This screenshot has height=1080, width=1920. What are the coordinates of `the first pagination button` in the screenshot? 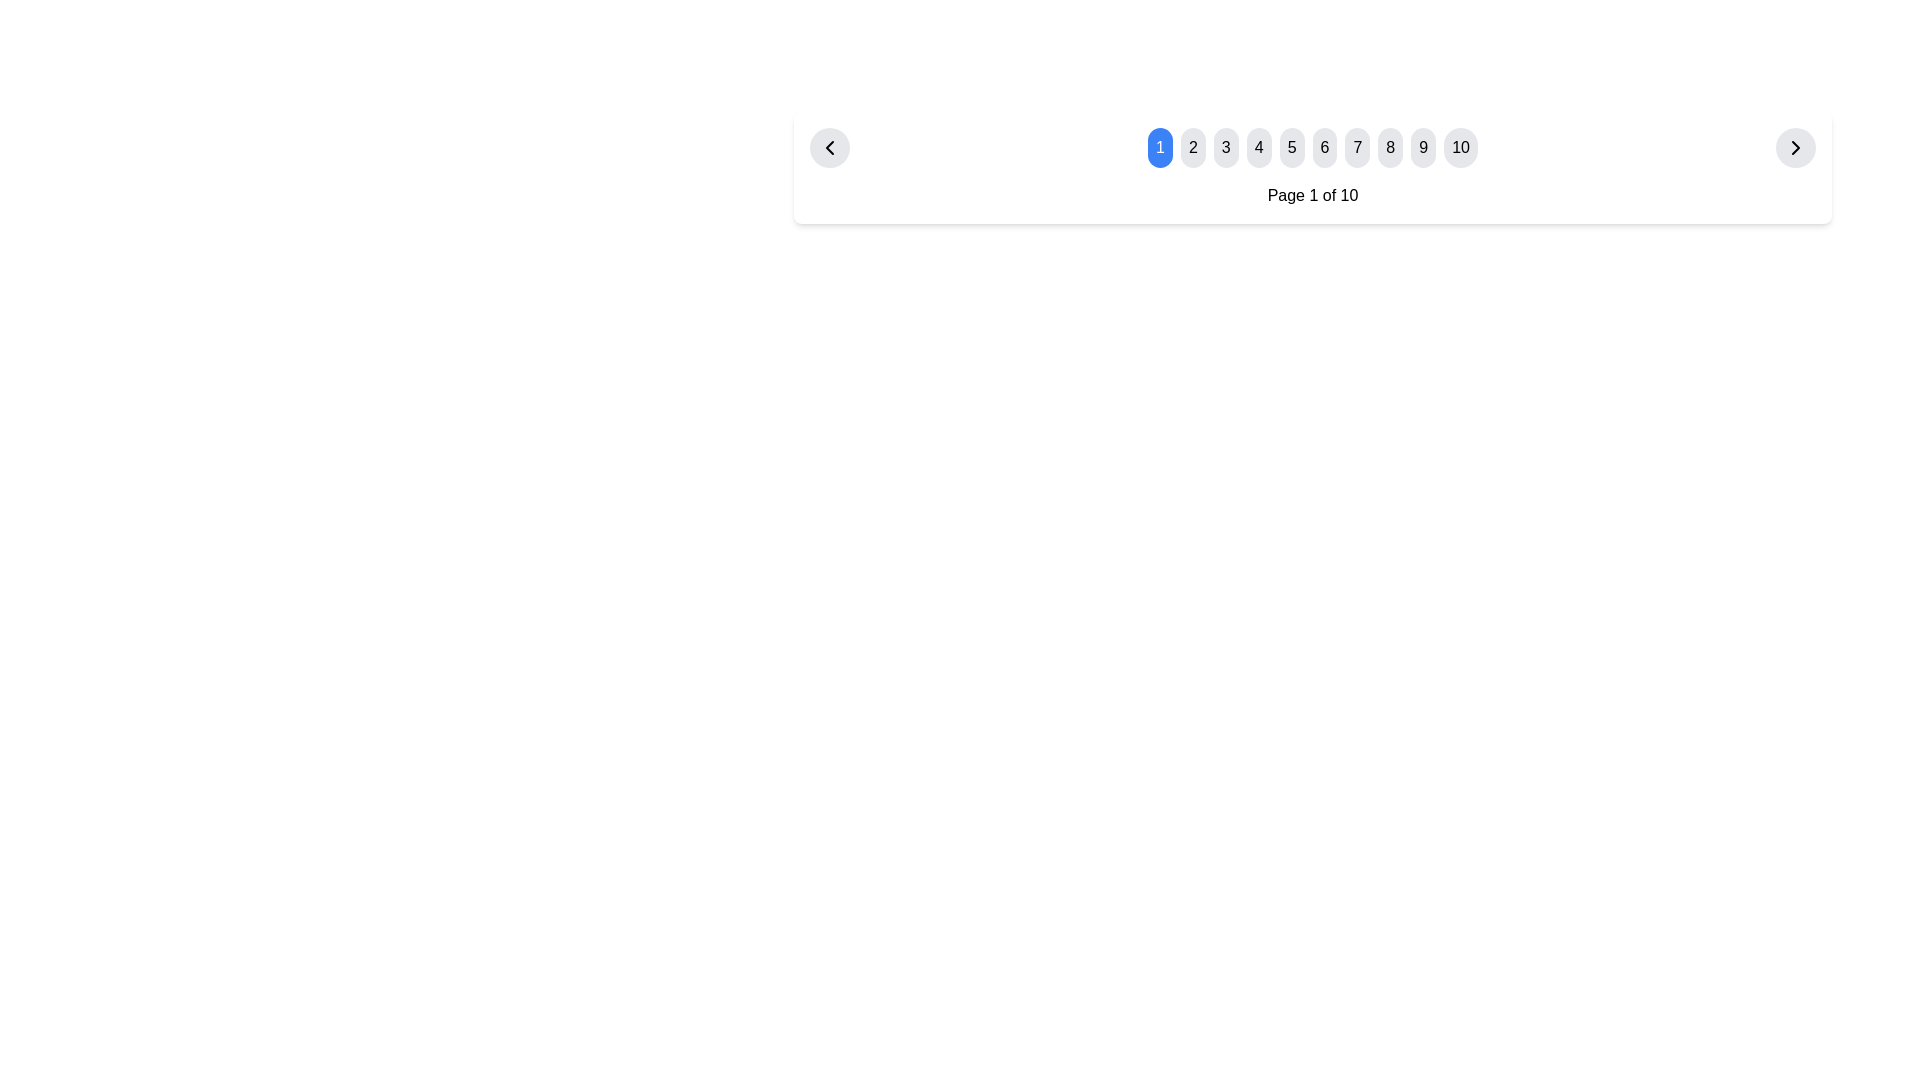 It's located at (1160, 146).